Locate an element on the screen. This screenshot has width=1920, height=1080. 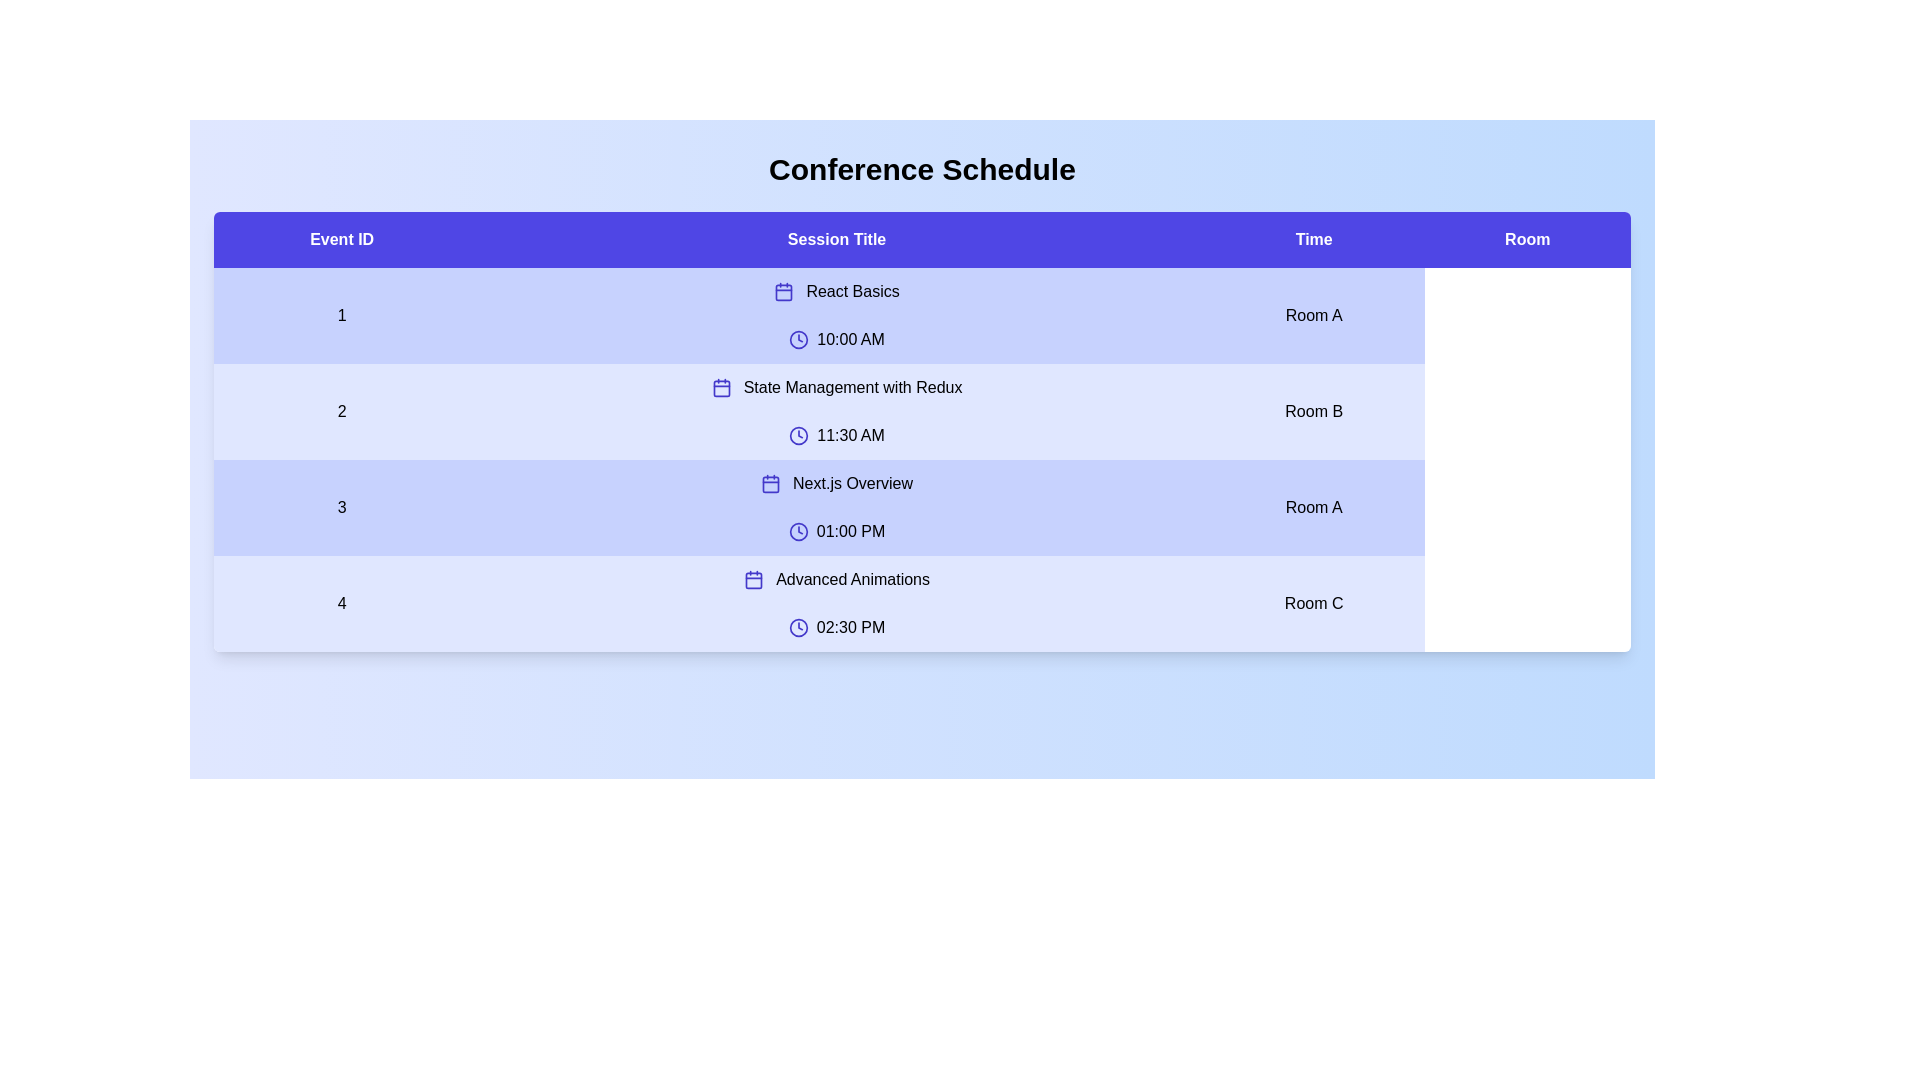
the row corresponding to 3 is located at coordinates (921, 507).